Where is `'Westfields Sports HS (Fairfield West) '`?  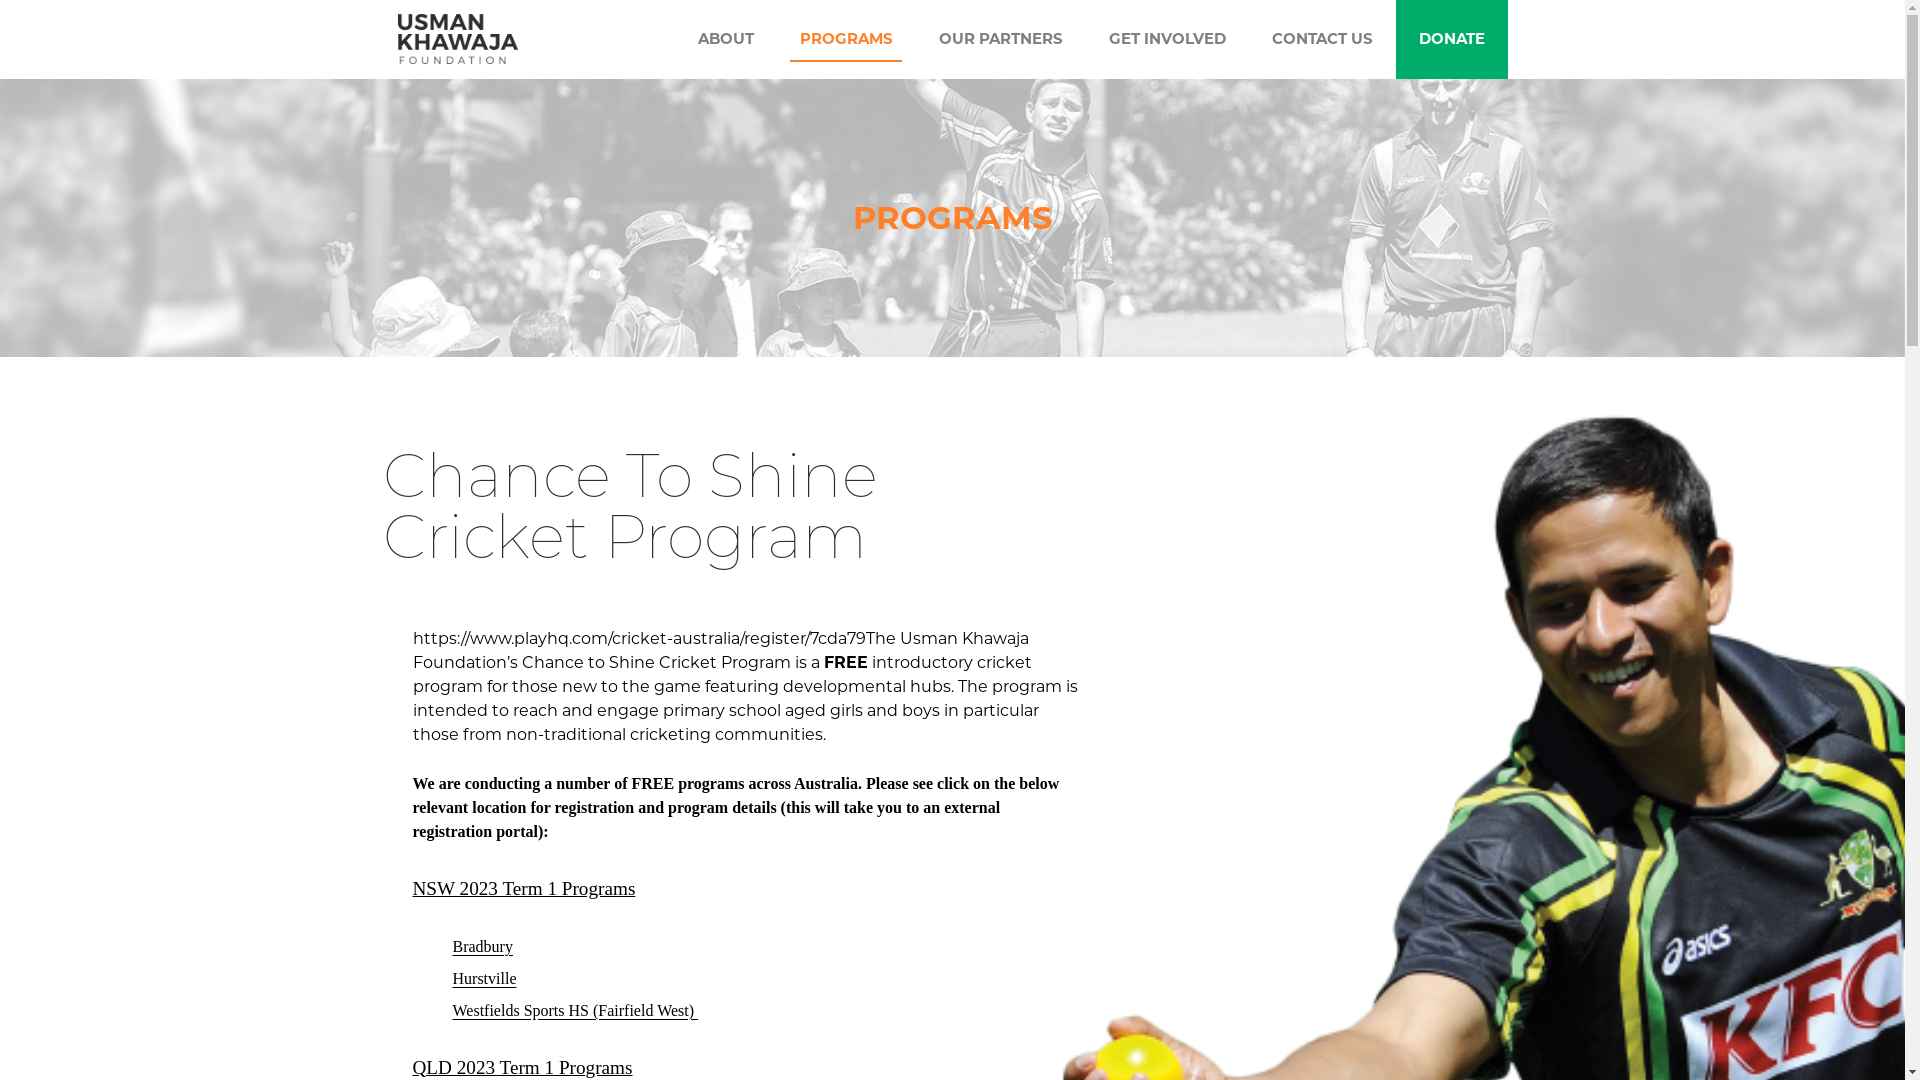
'Westfields Sports HS (Fairfield West) ' is located at coordinates (574, 1010).